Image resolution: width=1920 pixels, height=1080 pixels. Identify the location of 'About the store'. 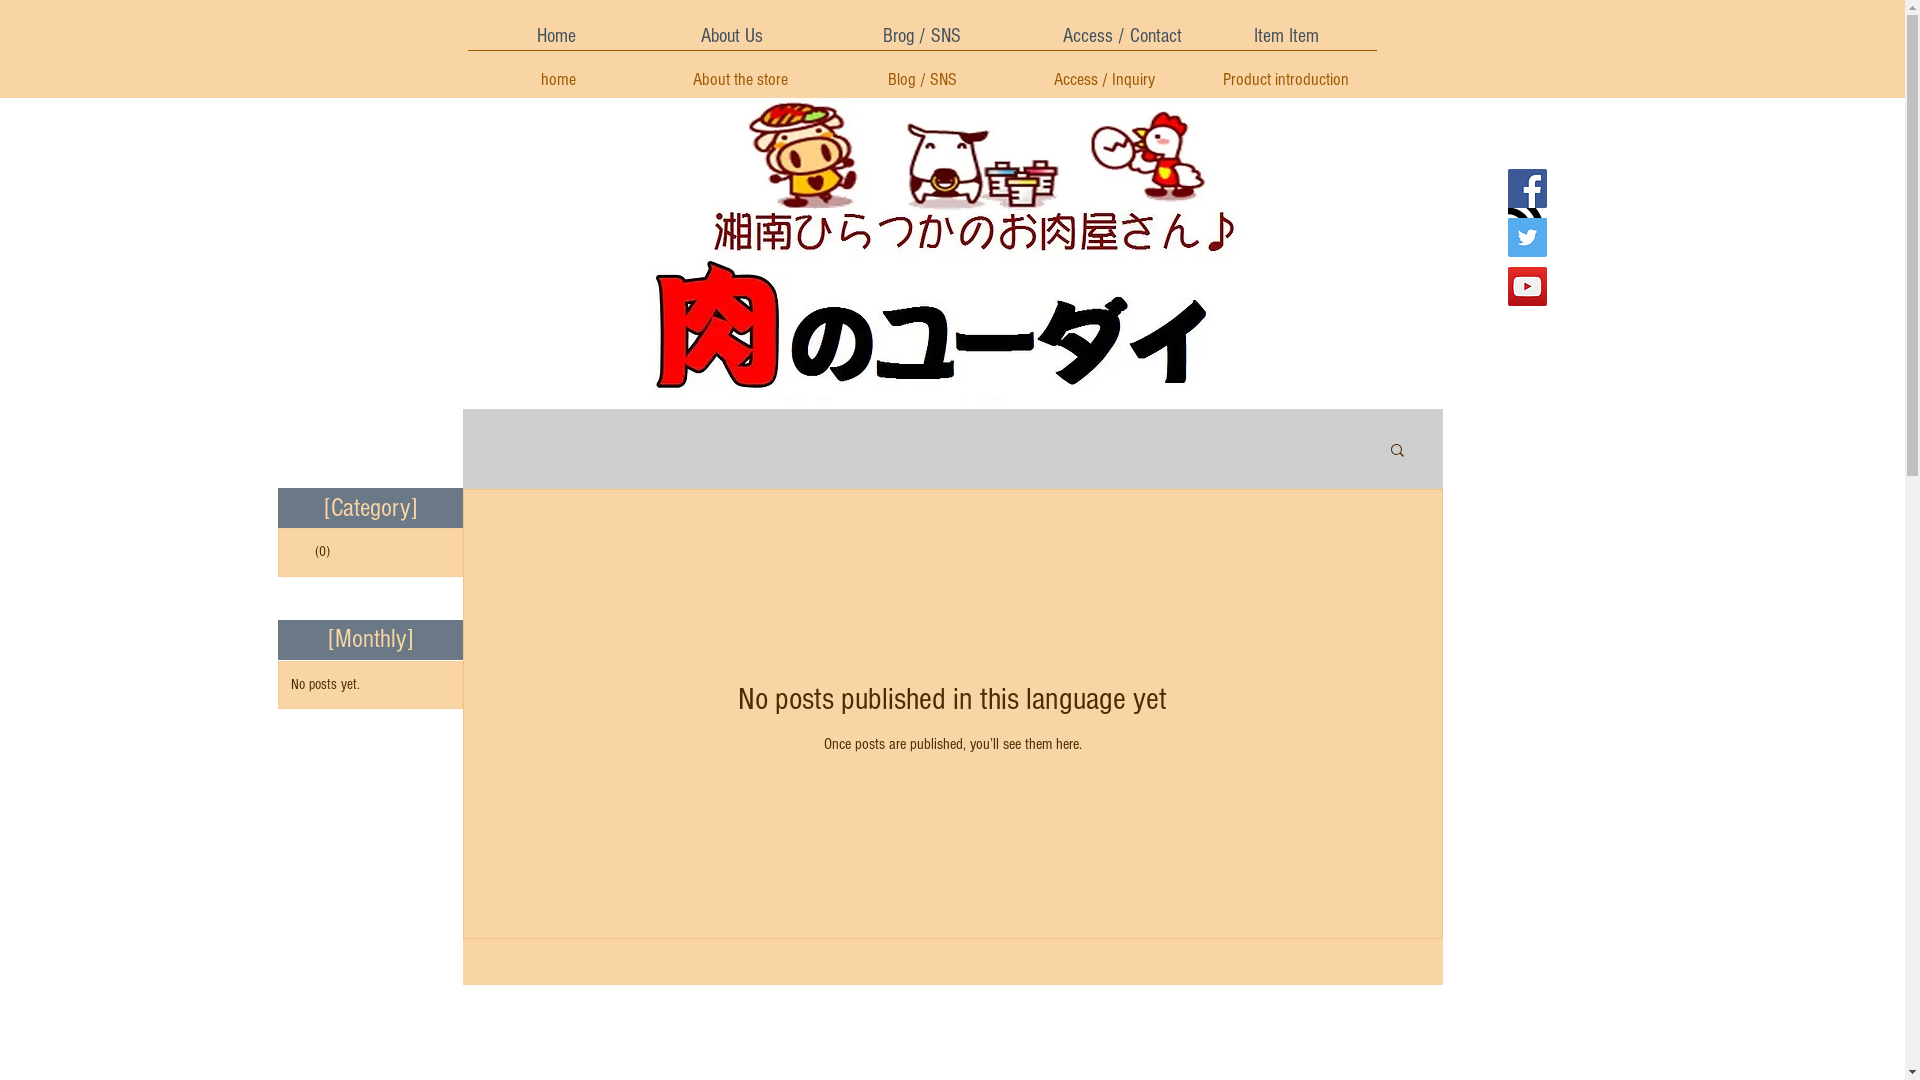
(649, 69).